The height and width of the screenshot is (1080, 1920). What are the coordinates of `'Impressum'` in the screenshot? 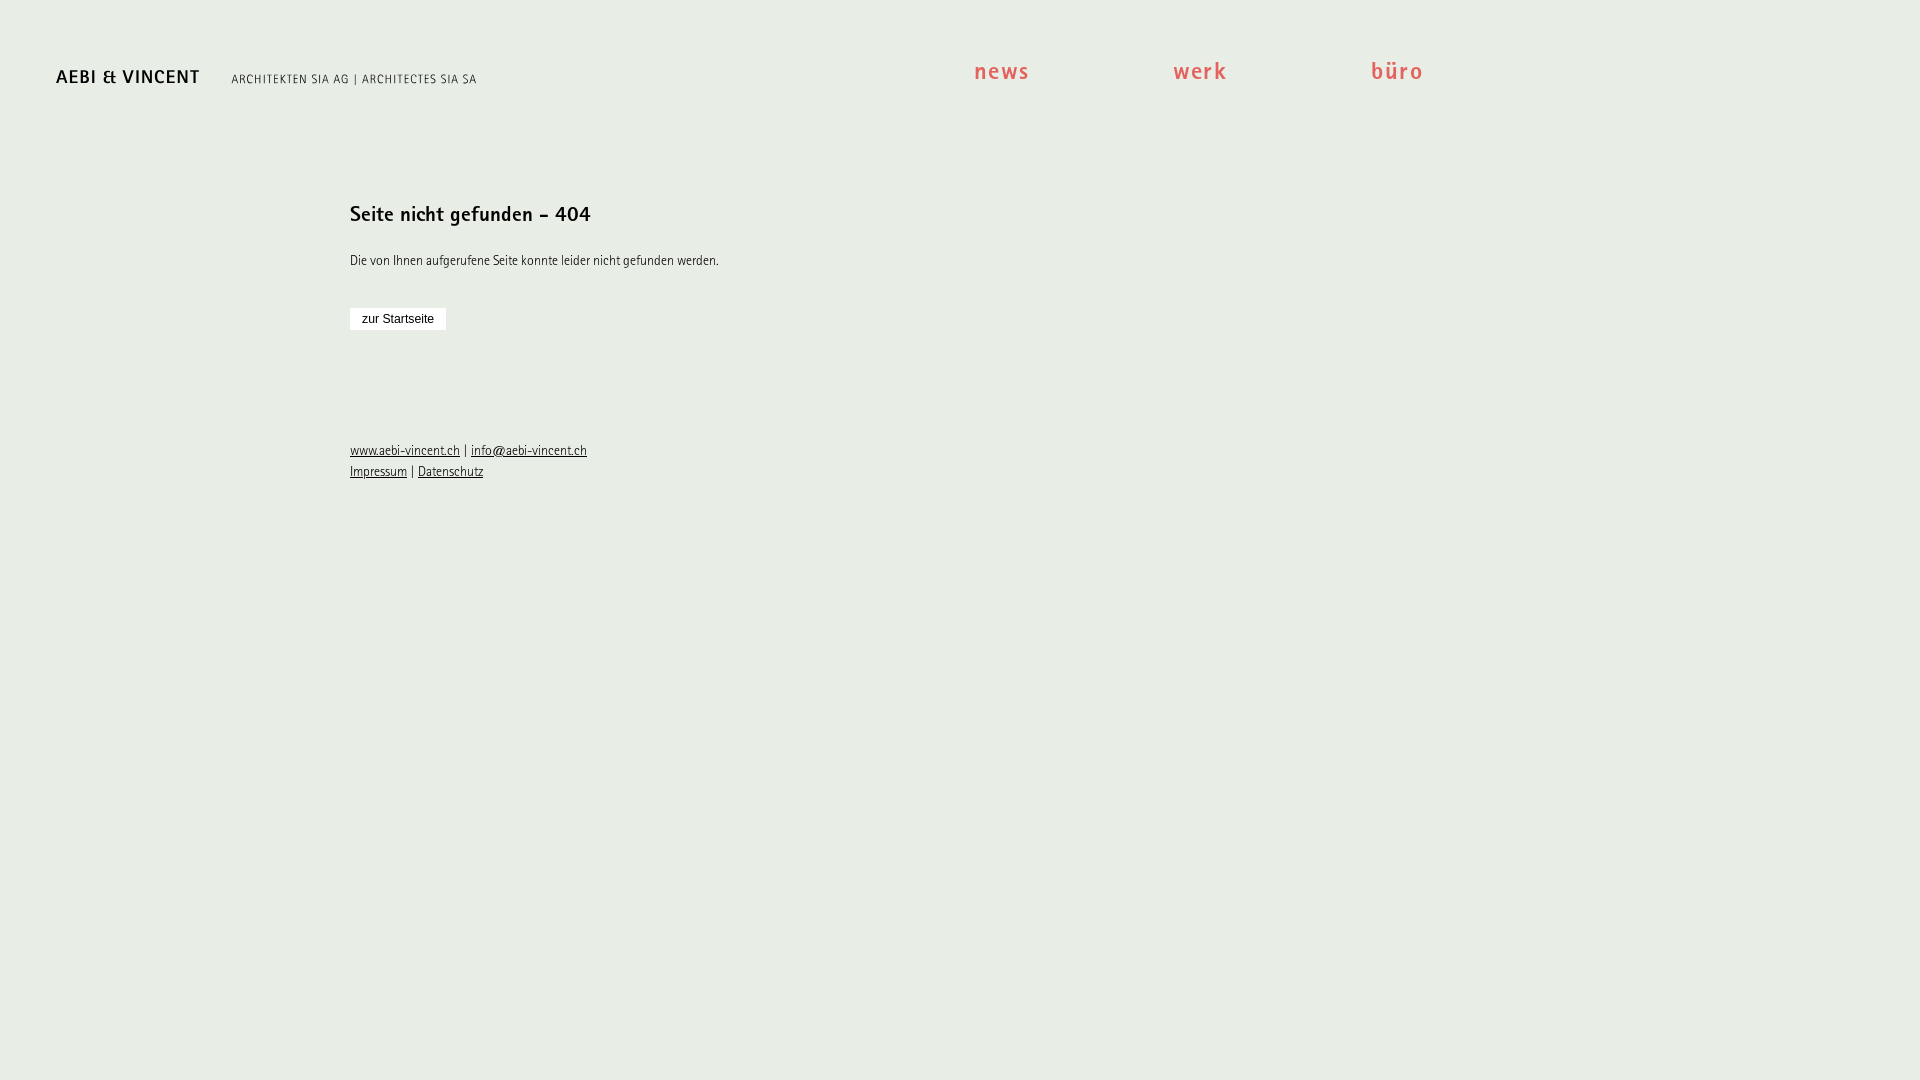 It's located at (378, 473).